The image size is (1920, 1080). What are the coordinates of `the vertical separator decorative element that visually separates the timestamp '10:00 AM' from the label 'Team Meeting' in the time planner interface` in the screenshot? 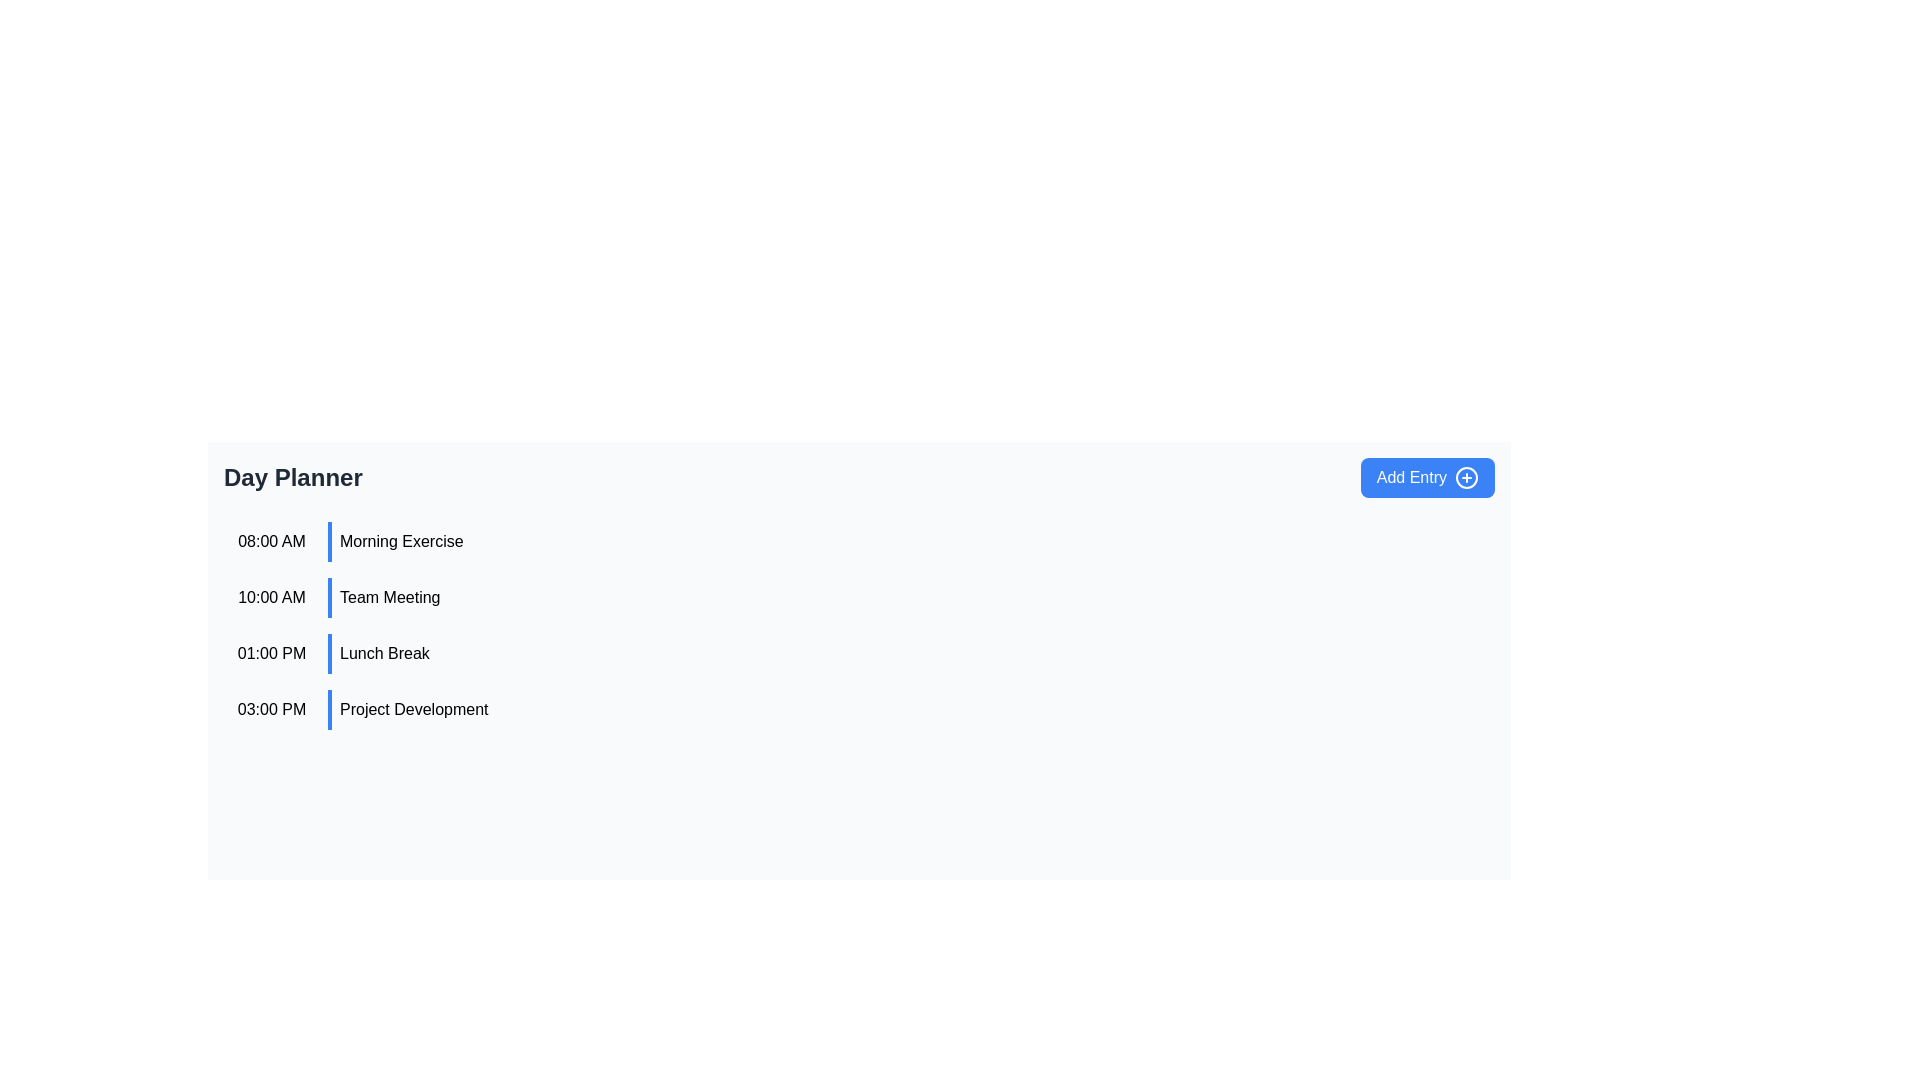 It's located at (330, 596).